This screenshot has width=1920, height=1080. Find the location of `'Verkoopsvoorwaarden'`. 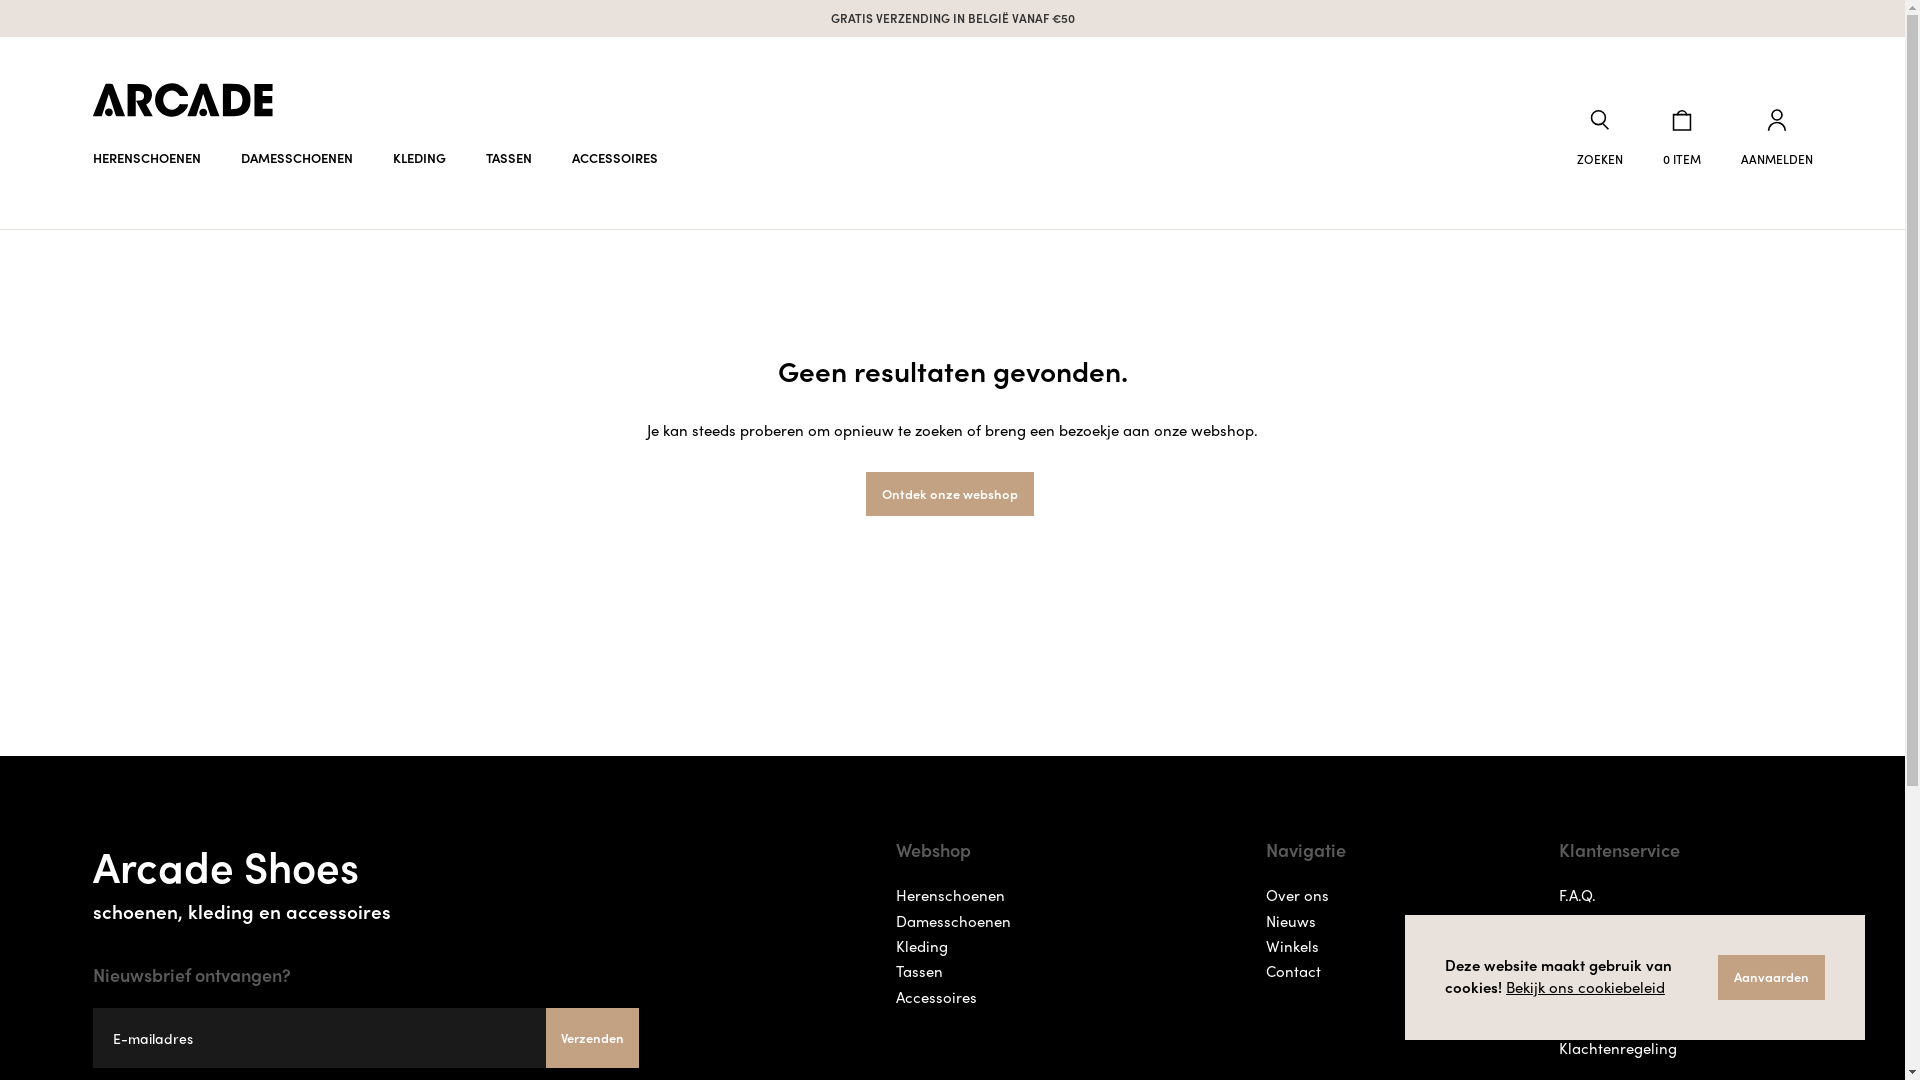

'Verkoopsvoorwaarden' is located at coordinates (1636, 997).